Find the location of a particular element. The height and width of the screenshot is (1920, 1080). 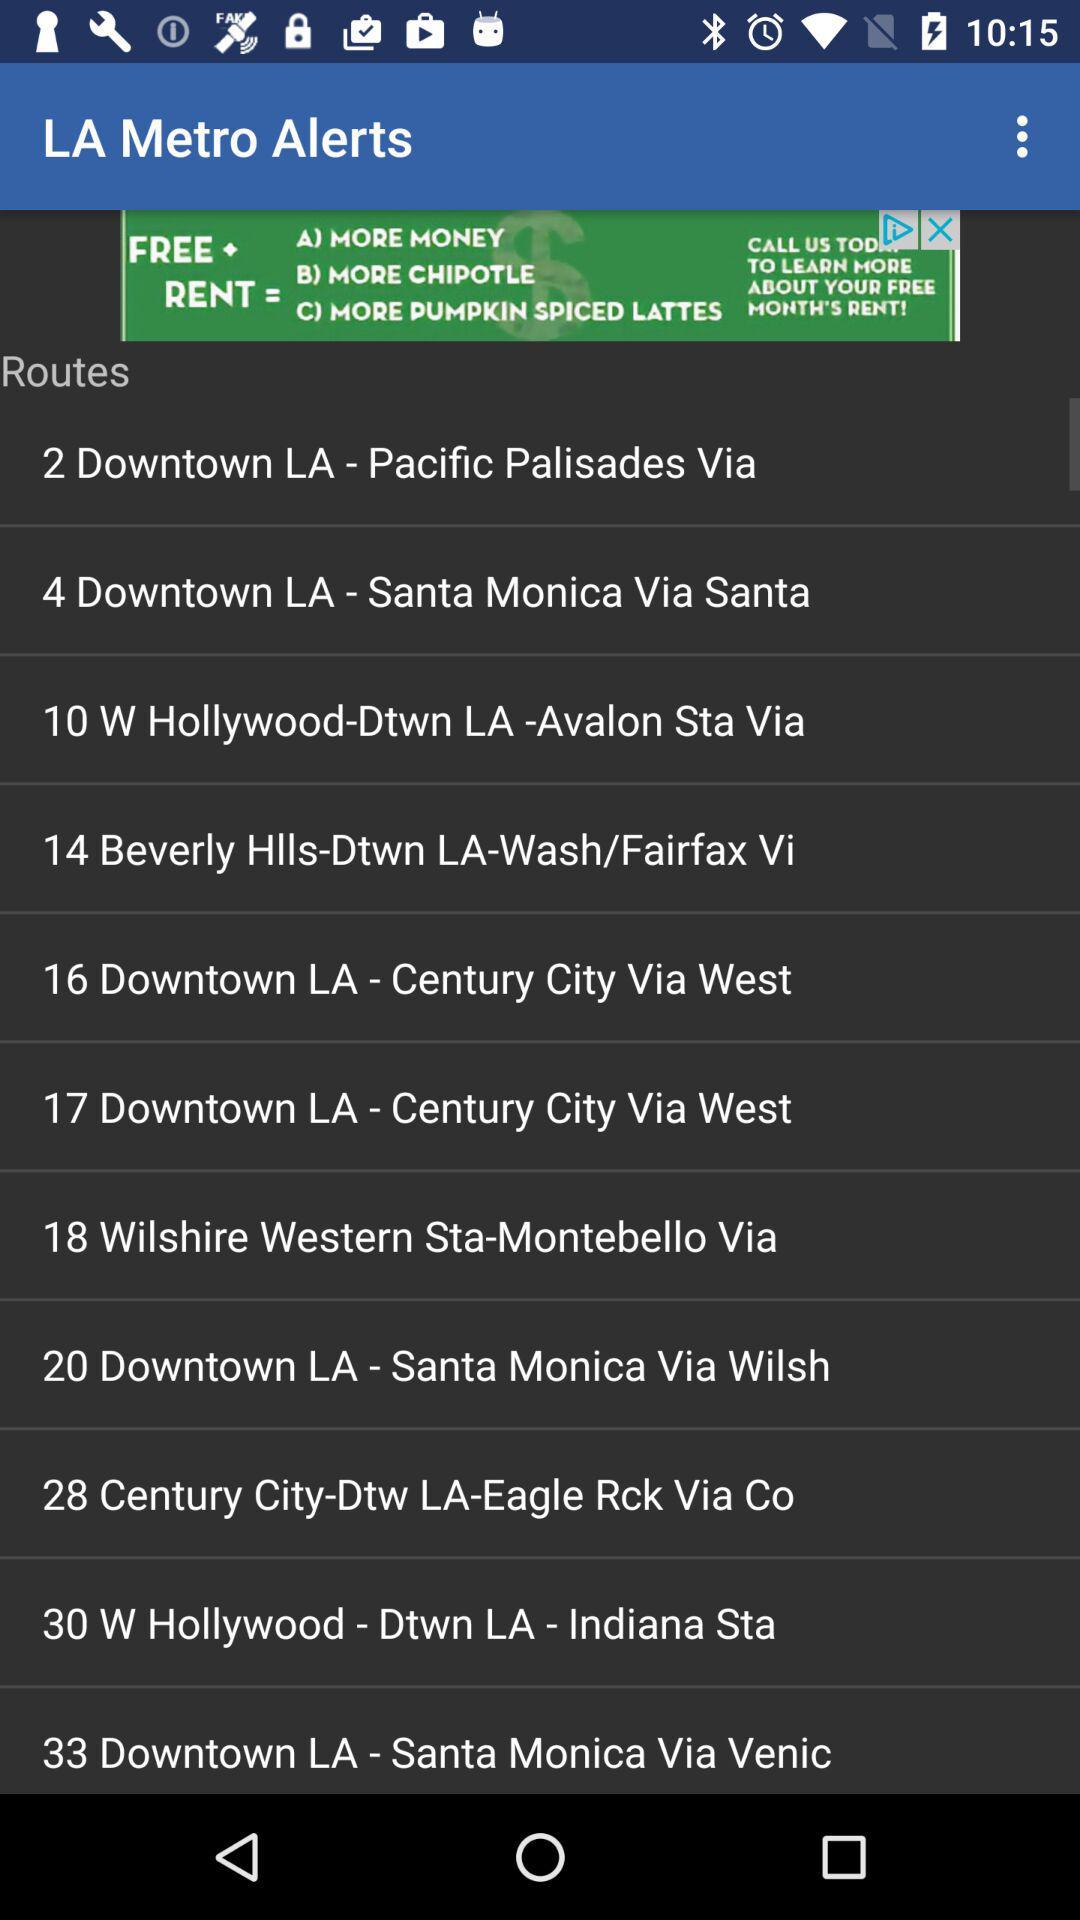

advertisements image is located at coordinates (540, 274).